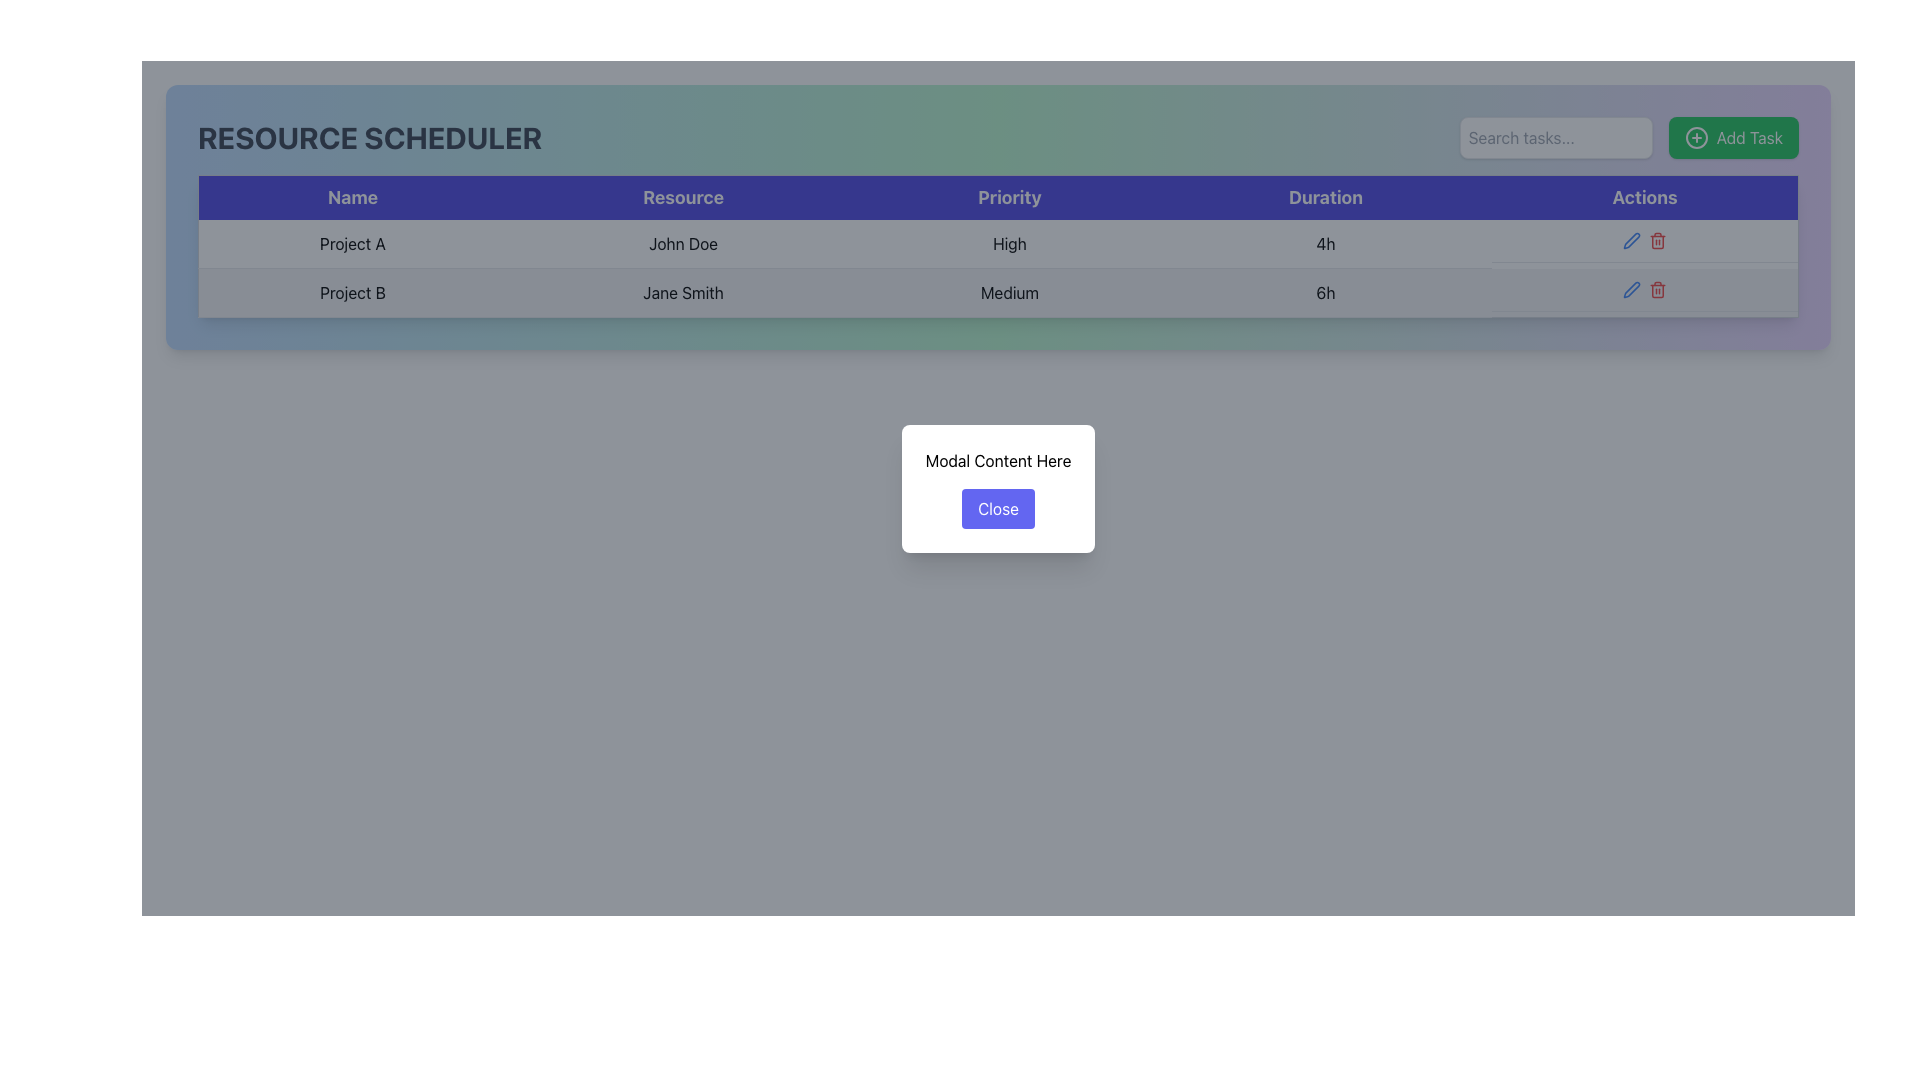  What do you see at coordinates (1645, 197) in the screenshot?
I see `the 'Actions' label, which is a bold text label located in the top-right portion of the table header, aligned with the 'Actions' column` at bounding box center [1645, 197].